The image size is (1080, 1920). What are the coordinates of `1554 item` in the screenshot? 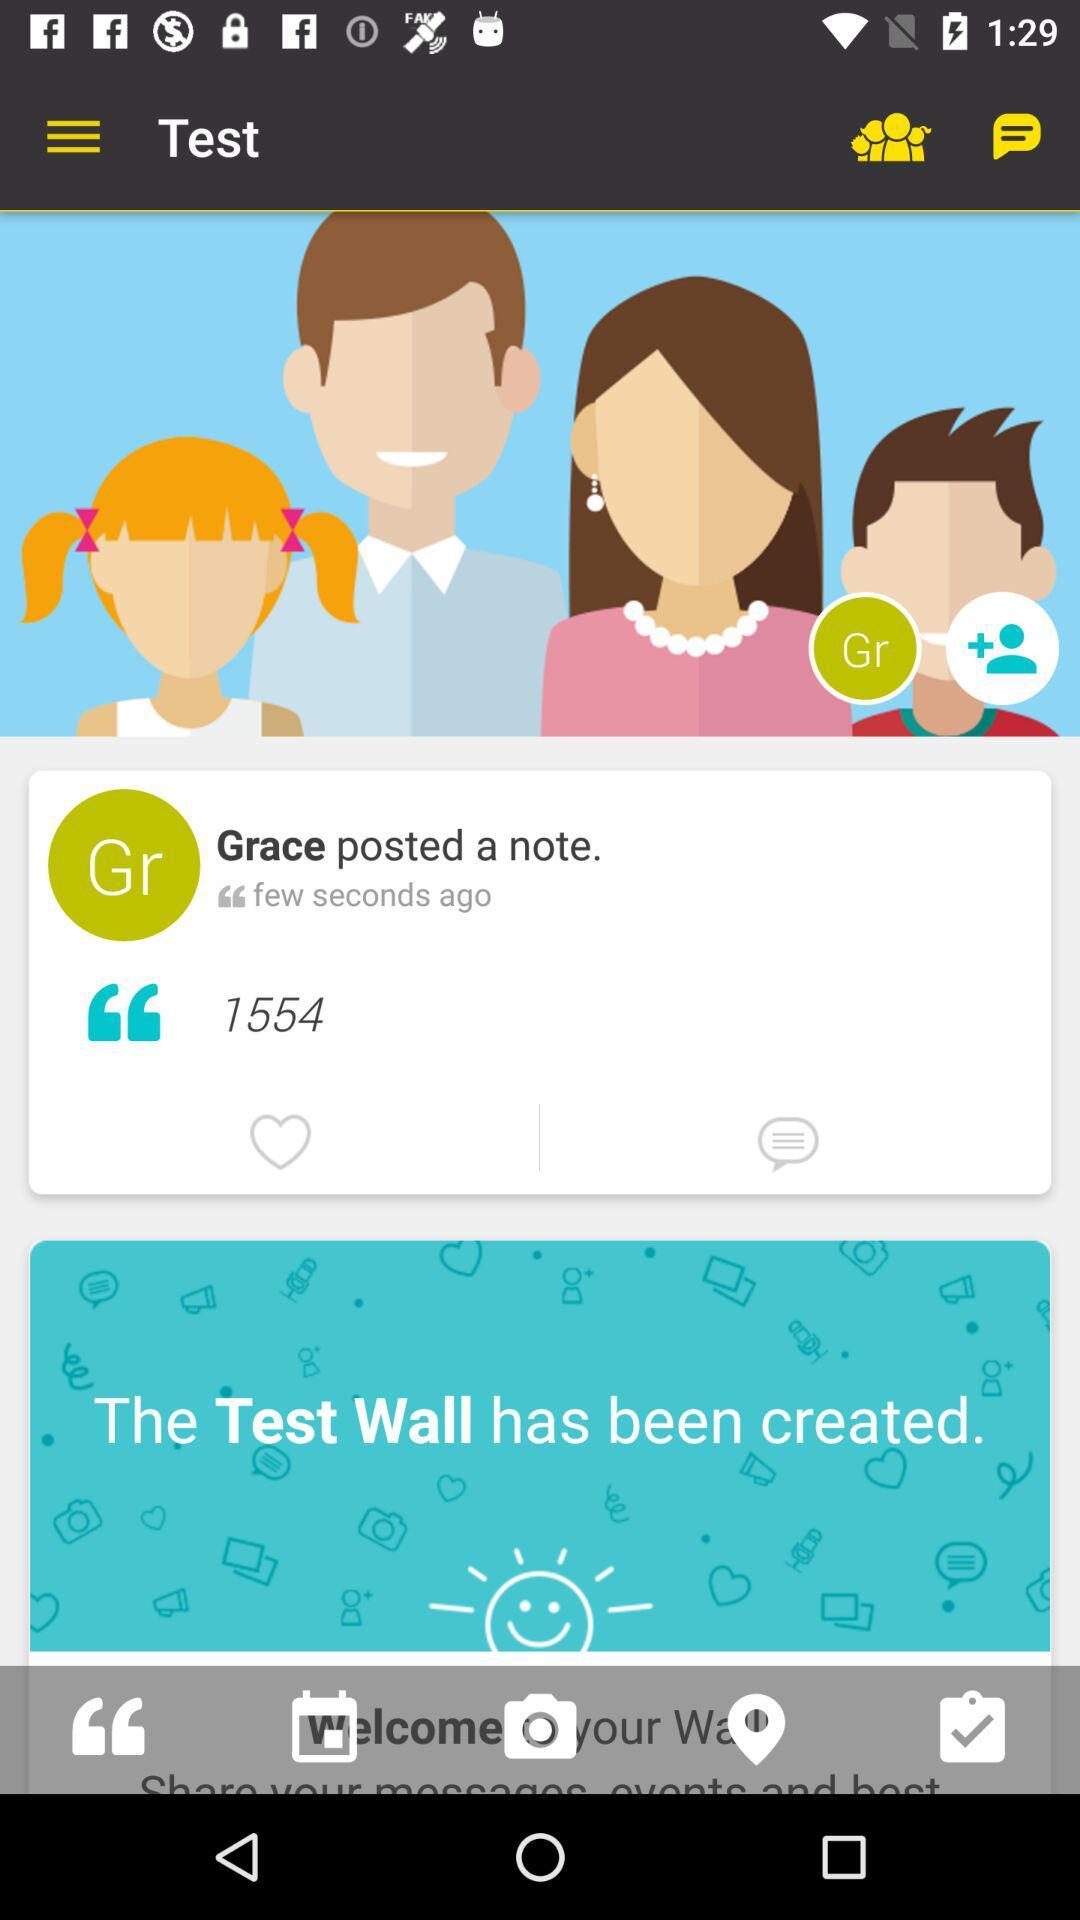 It's located at (623, 1008).